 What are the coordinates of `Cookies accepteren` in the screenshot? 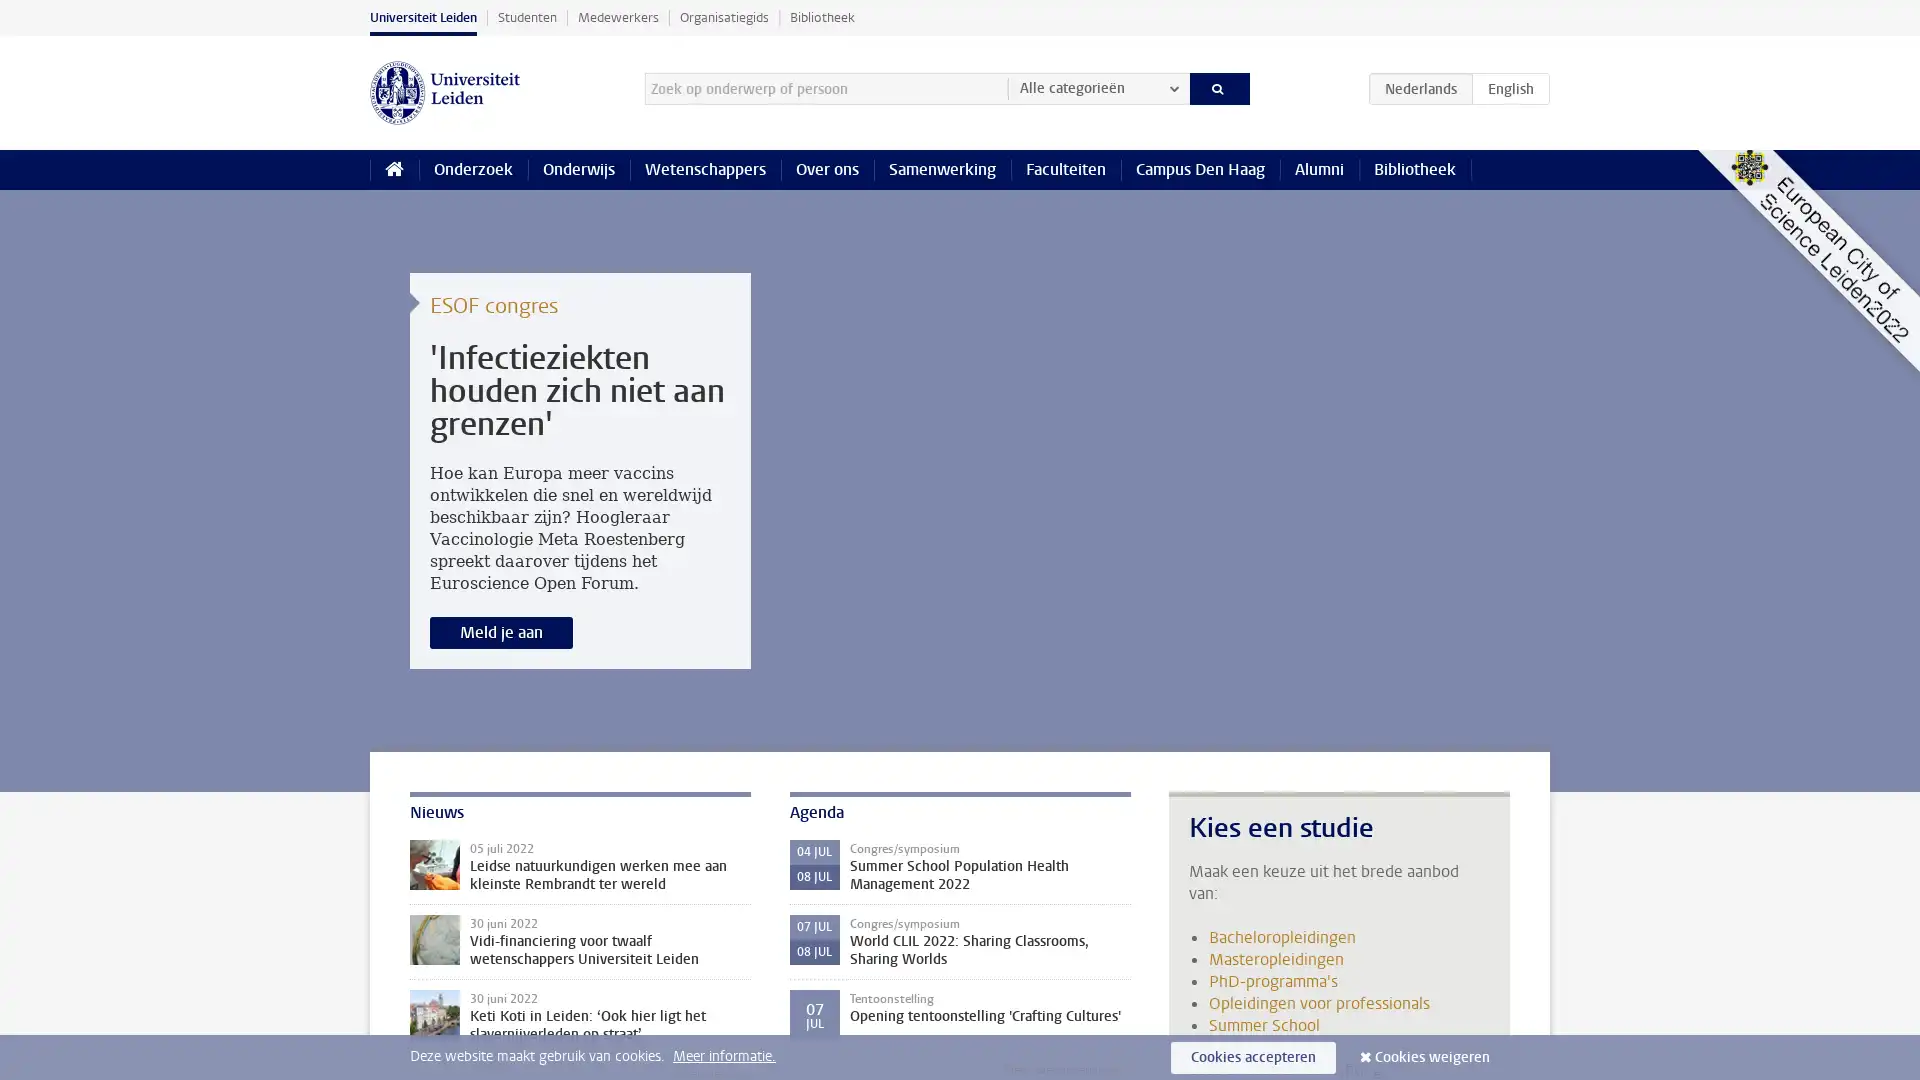 It's located at (1252, 1056).